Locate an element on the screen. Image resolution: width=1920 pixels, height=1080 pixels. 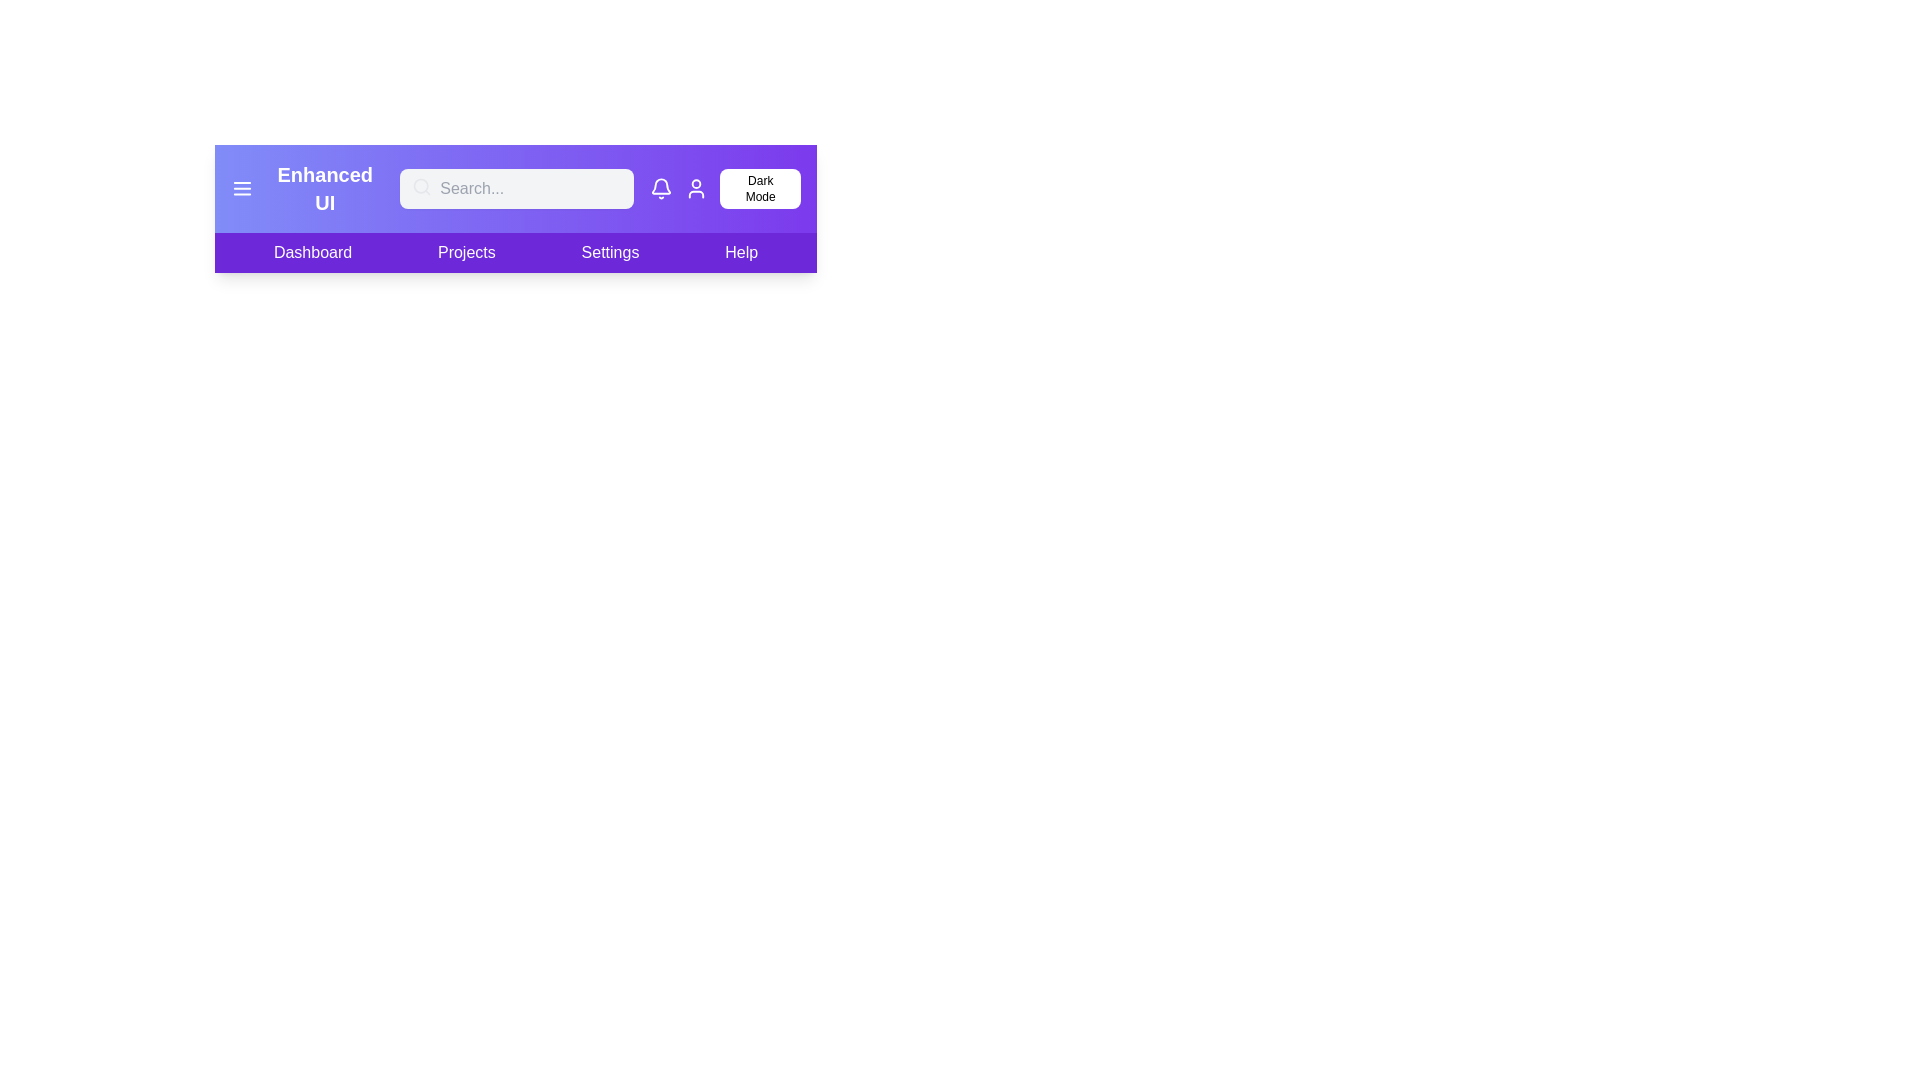
the 'Dark Mode' button to toggle the mode is located at coordinates (758, 189).